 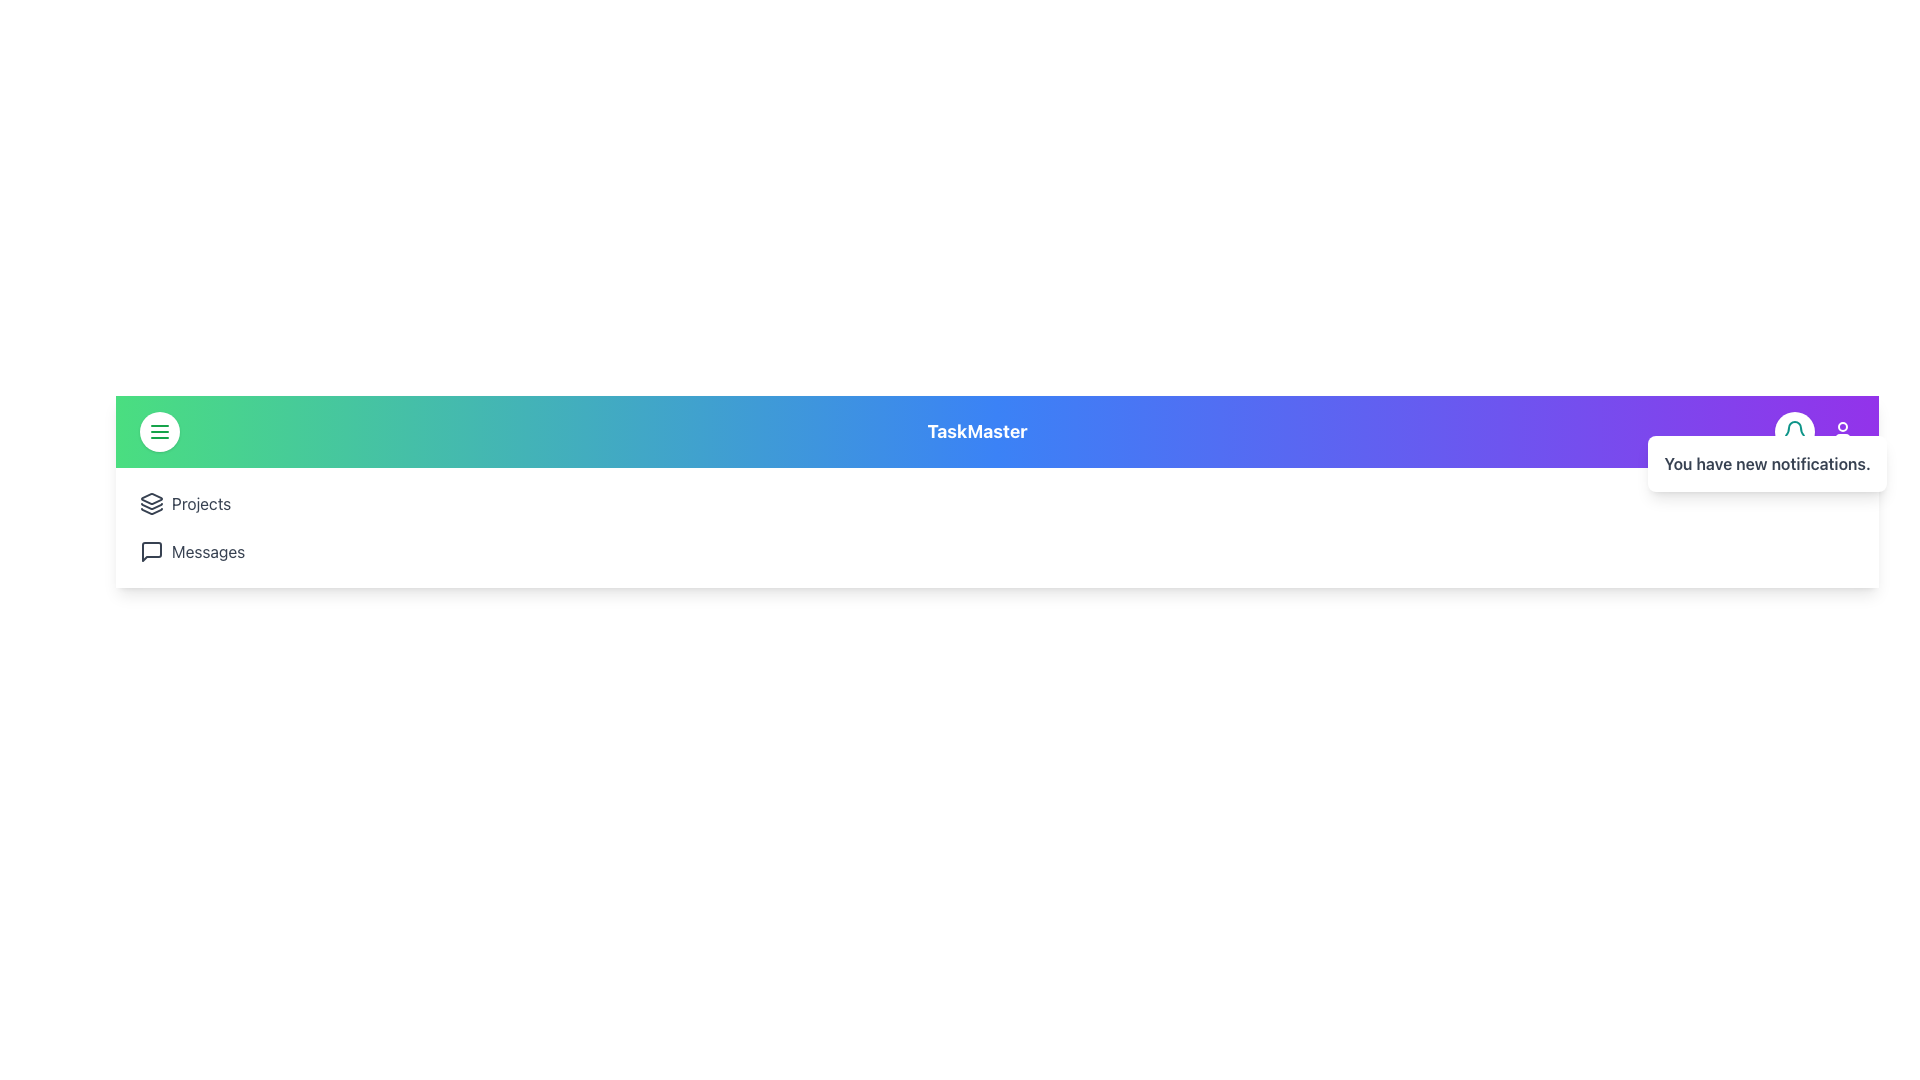 What do you see at coordinates (208, 551) in the screenshot?
I see `the 'Messages' text label located in the navigation sidebar` at bounding box center [208, 551].